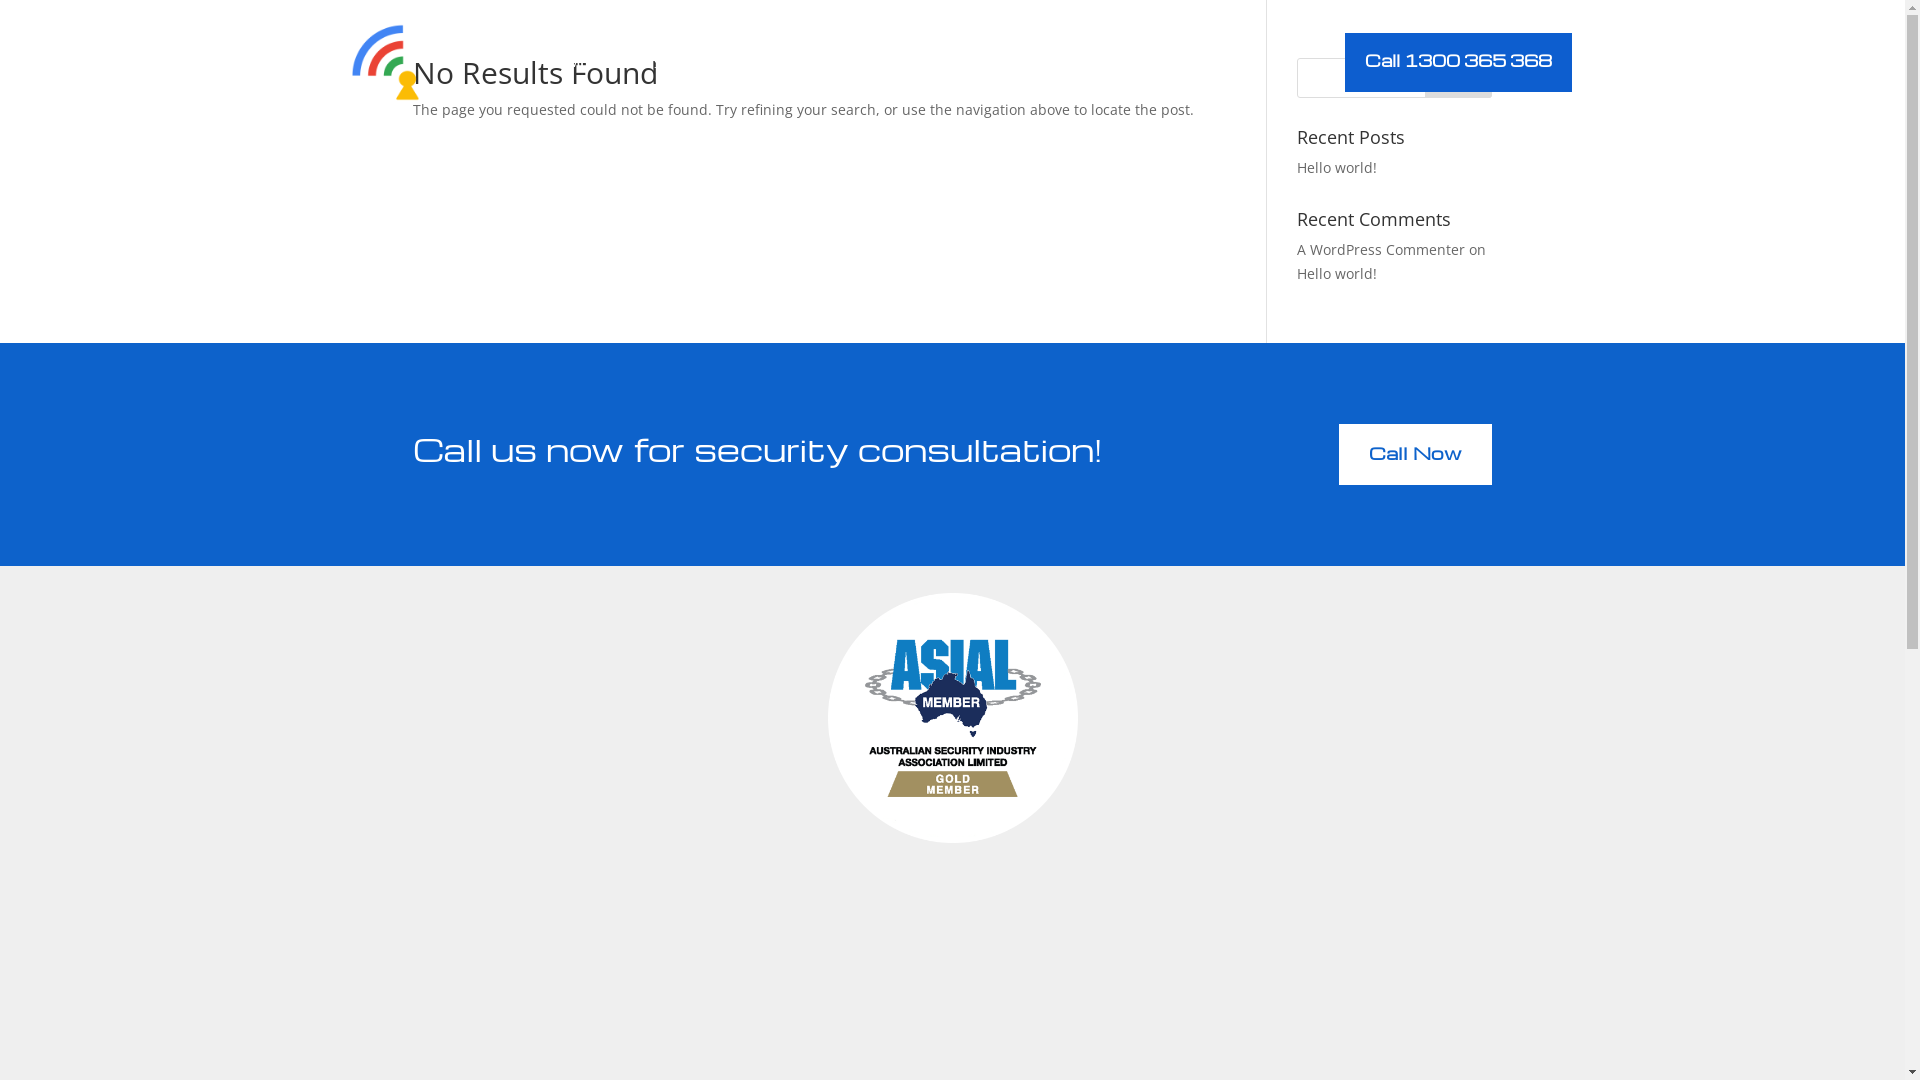 This screenshot has width=1920, height=1080. Describe the element at coordinates (1459, 76) in the screenshot. I see `'Search'` at that location.